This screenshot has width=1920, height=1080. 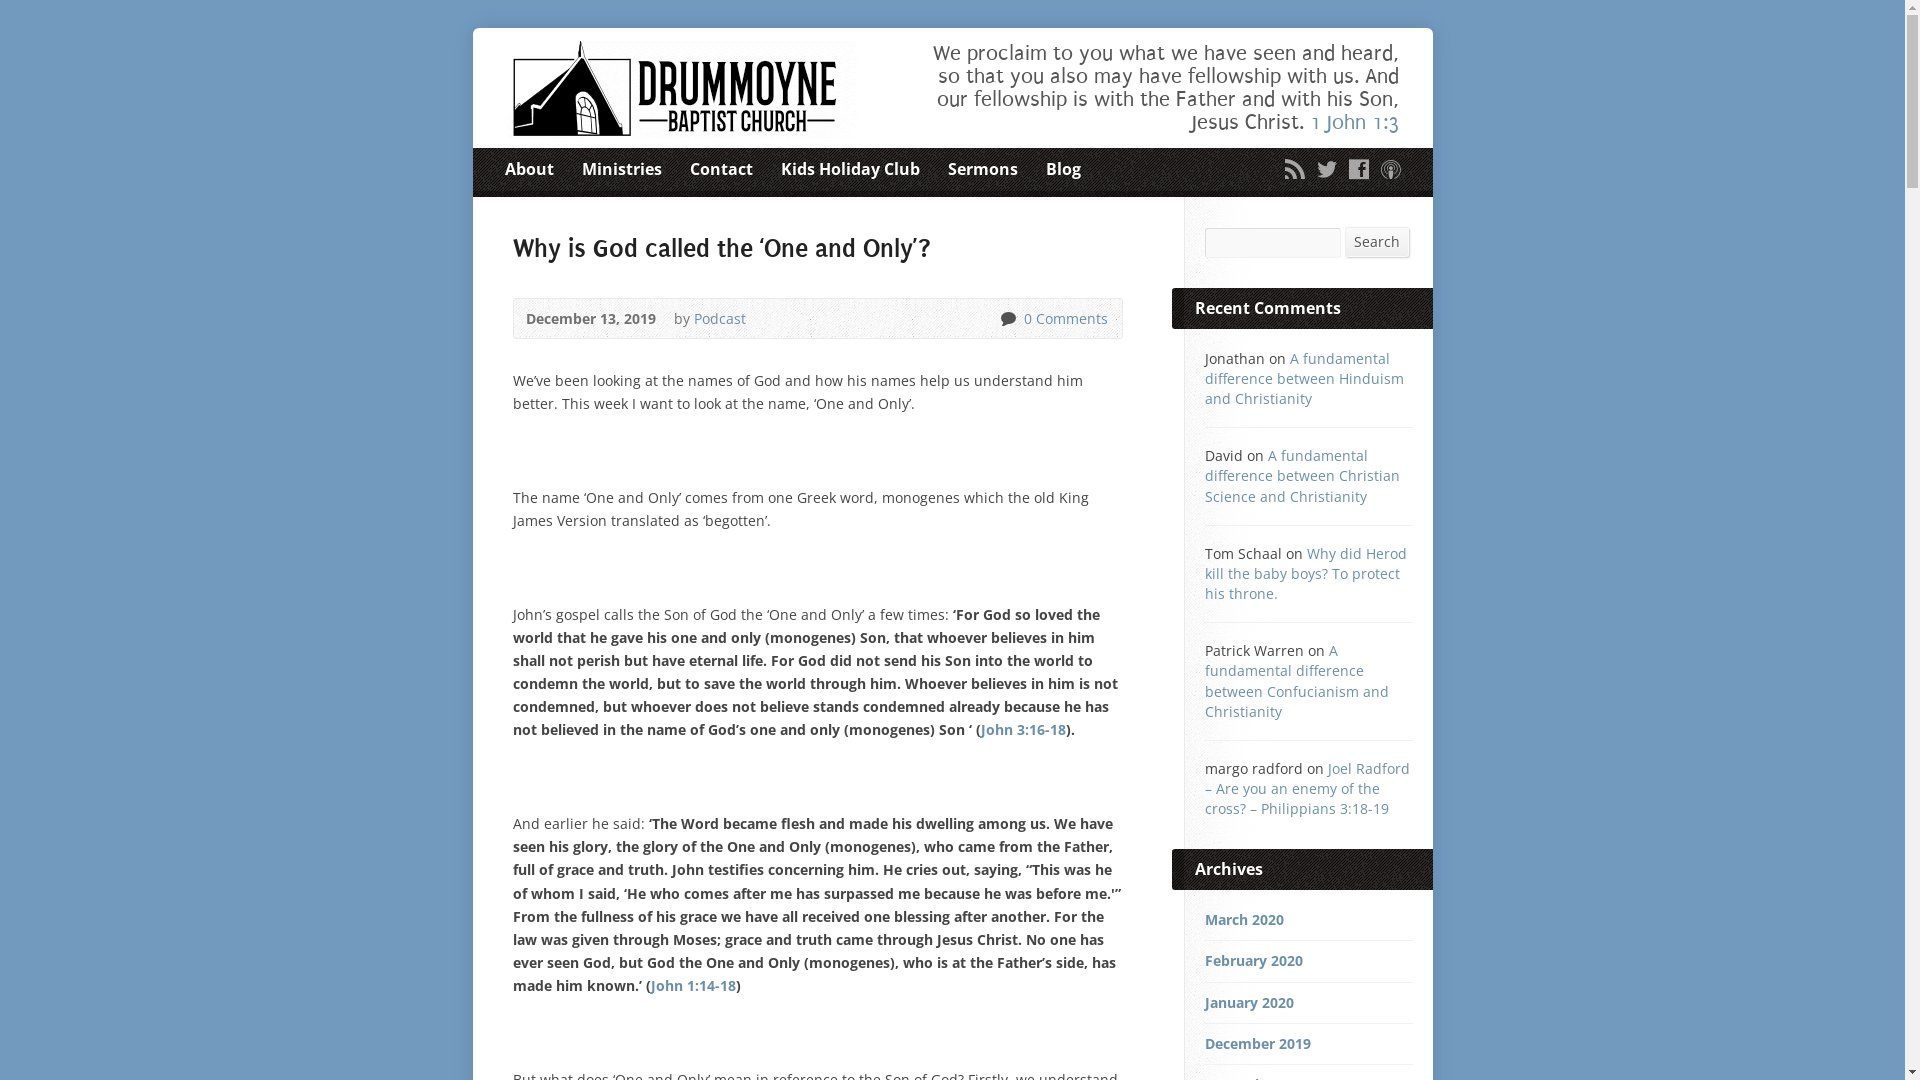 I want to click on 'About', so click(x=528, y=168).